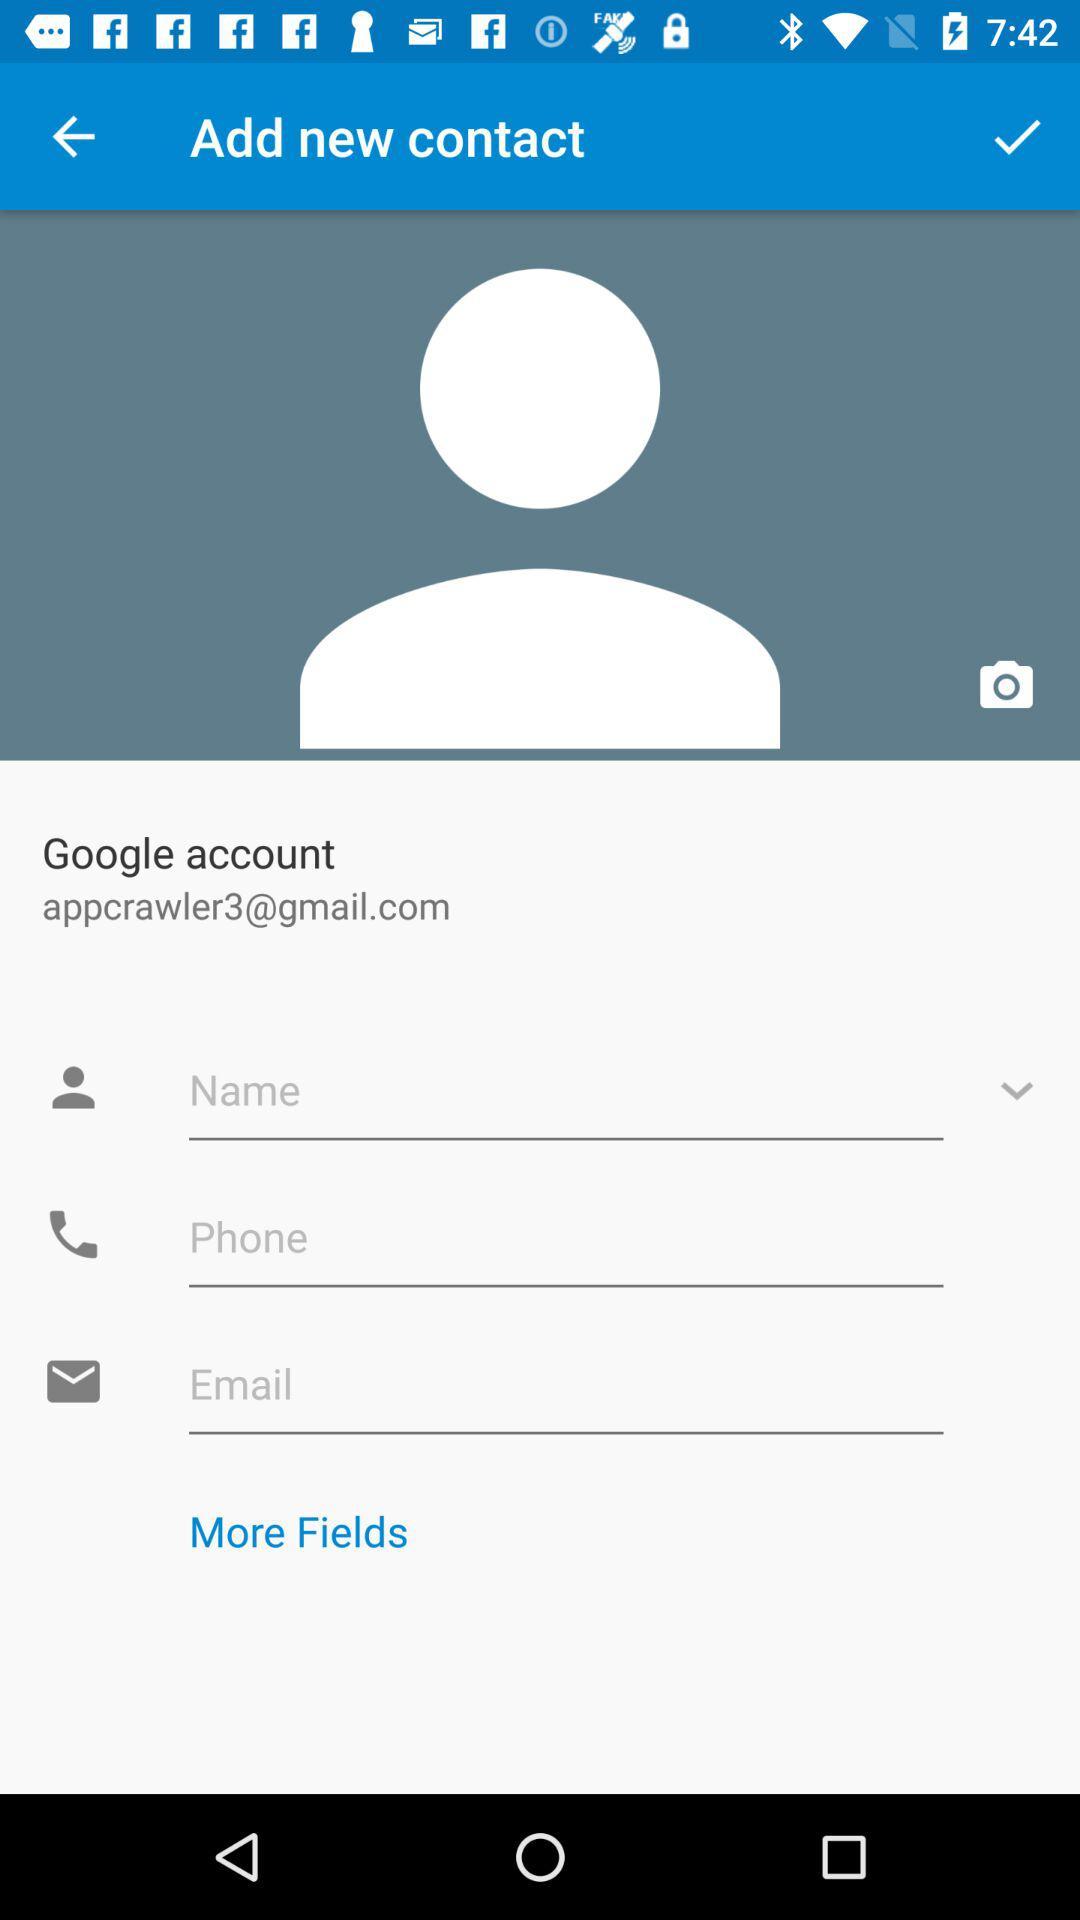 The image size is (1080, 1920). Describe the element at coordinates (540, 485) in the screenshot. I see `the item above google account item` at that location.